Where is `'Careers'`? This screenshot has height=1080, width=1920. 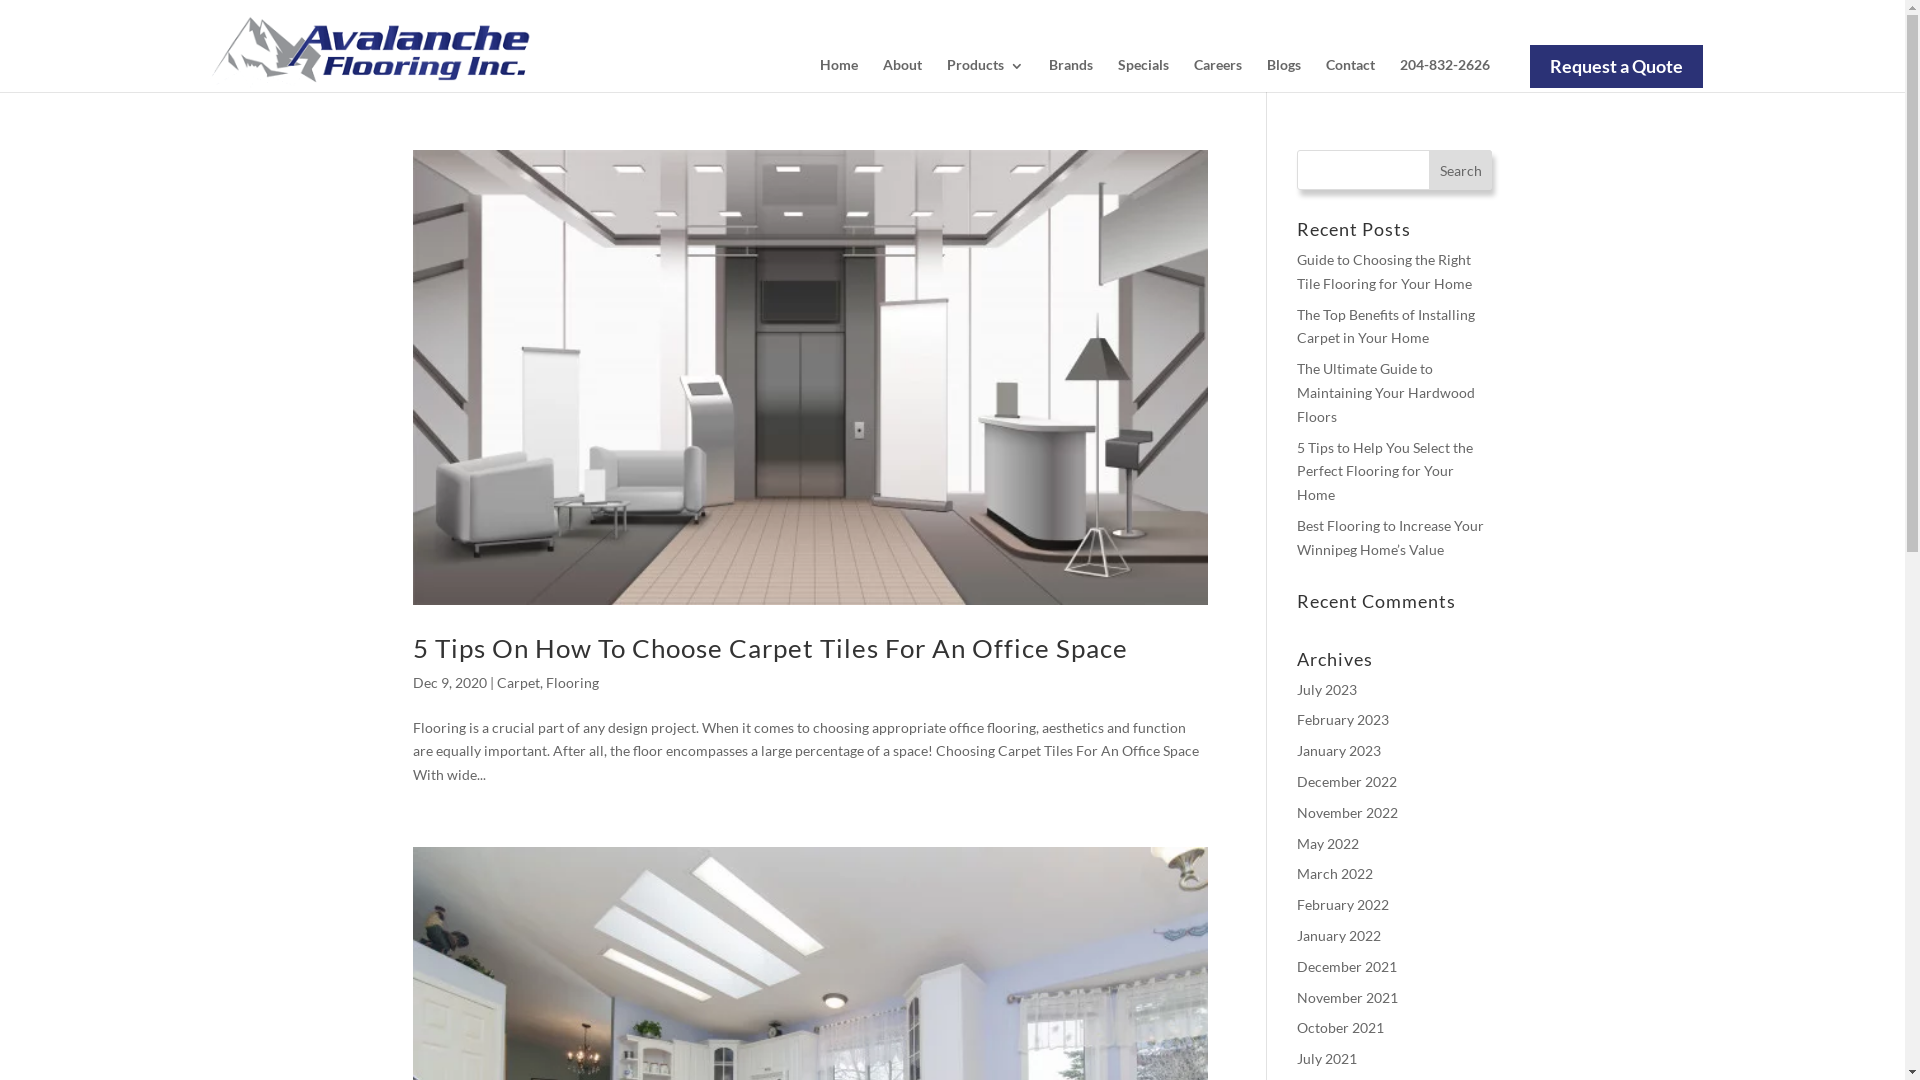 'Careers' is located at coordinates (1194, 67).